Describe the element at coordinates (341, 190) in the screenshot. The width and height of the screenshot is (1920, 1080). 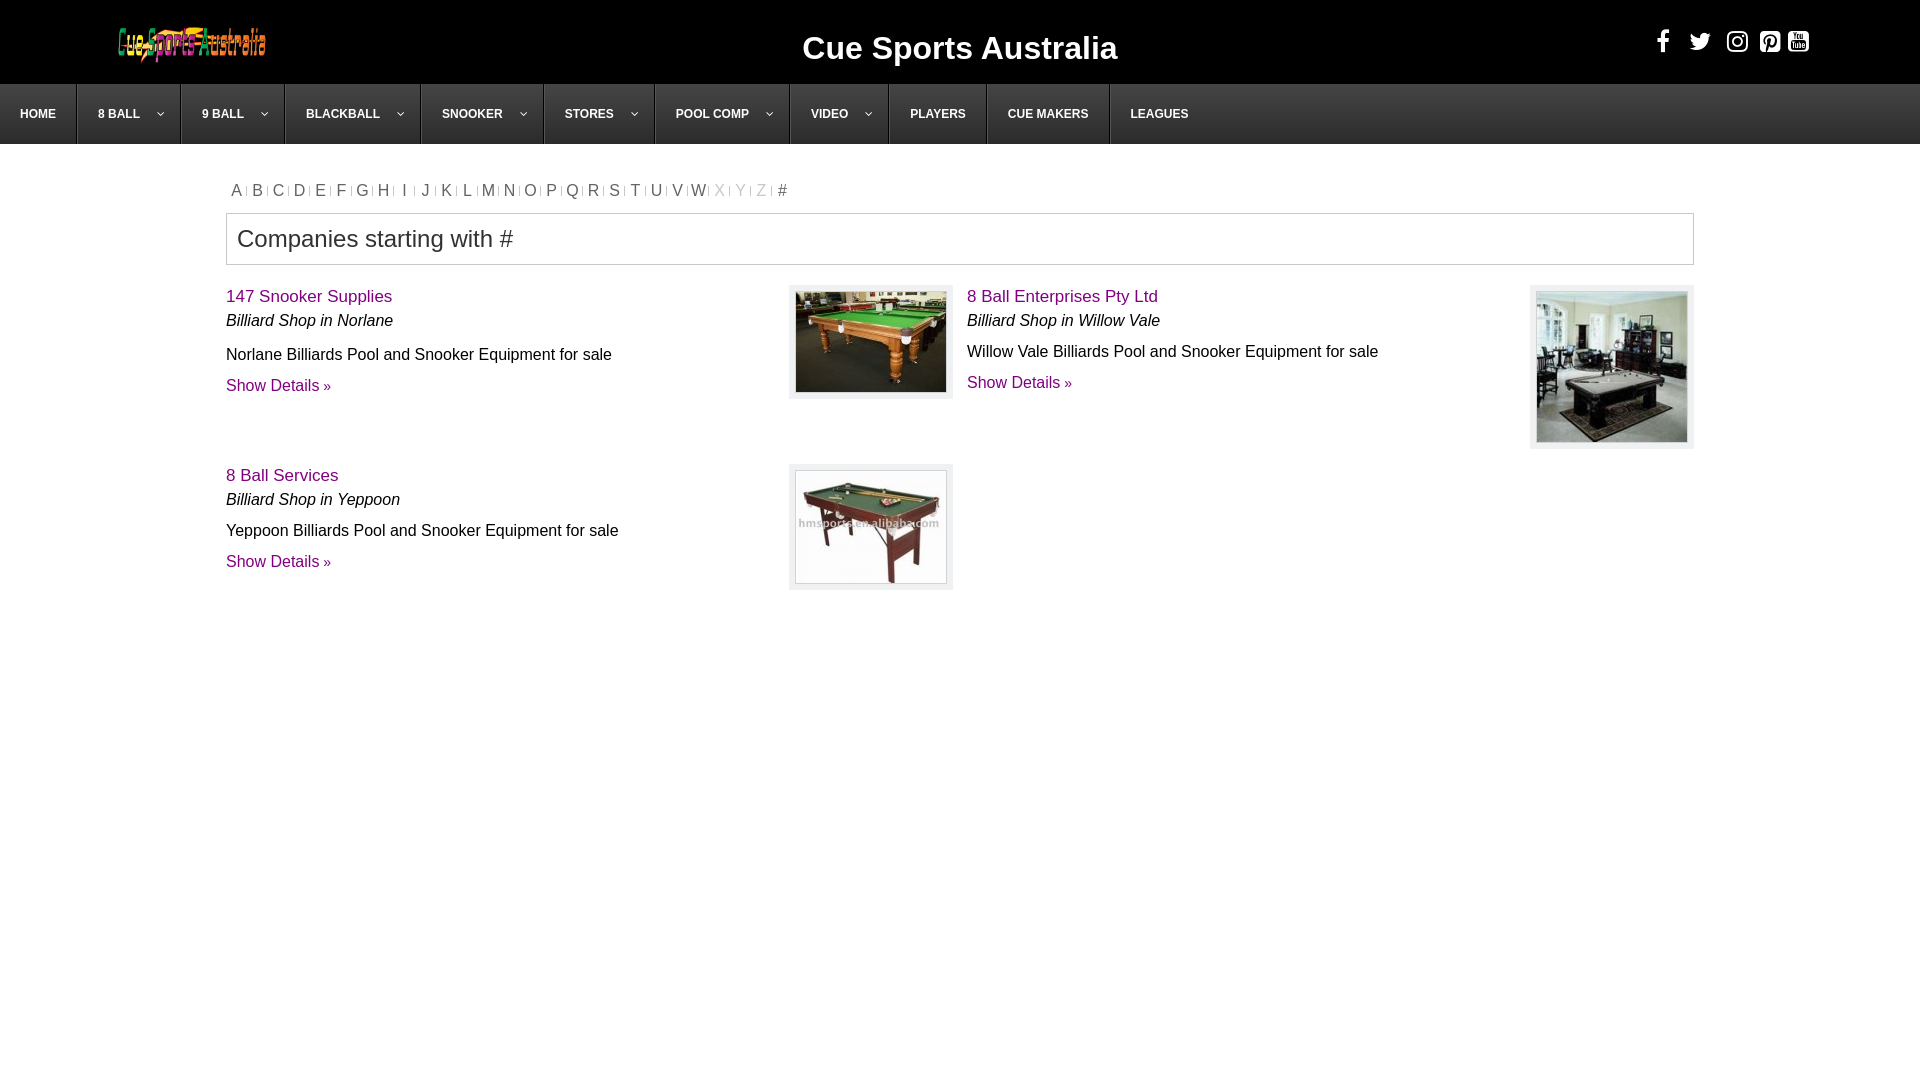
I see `'F'` at that location.